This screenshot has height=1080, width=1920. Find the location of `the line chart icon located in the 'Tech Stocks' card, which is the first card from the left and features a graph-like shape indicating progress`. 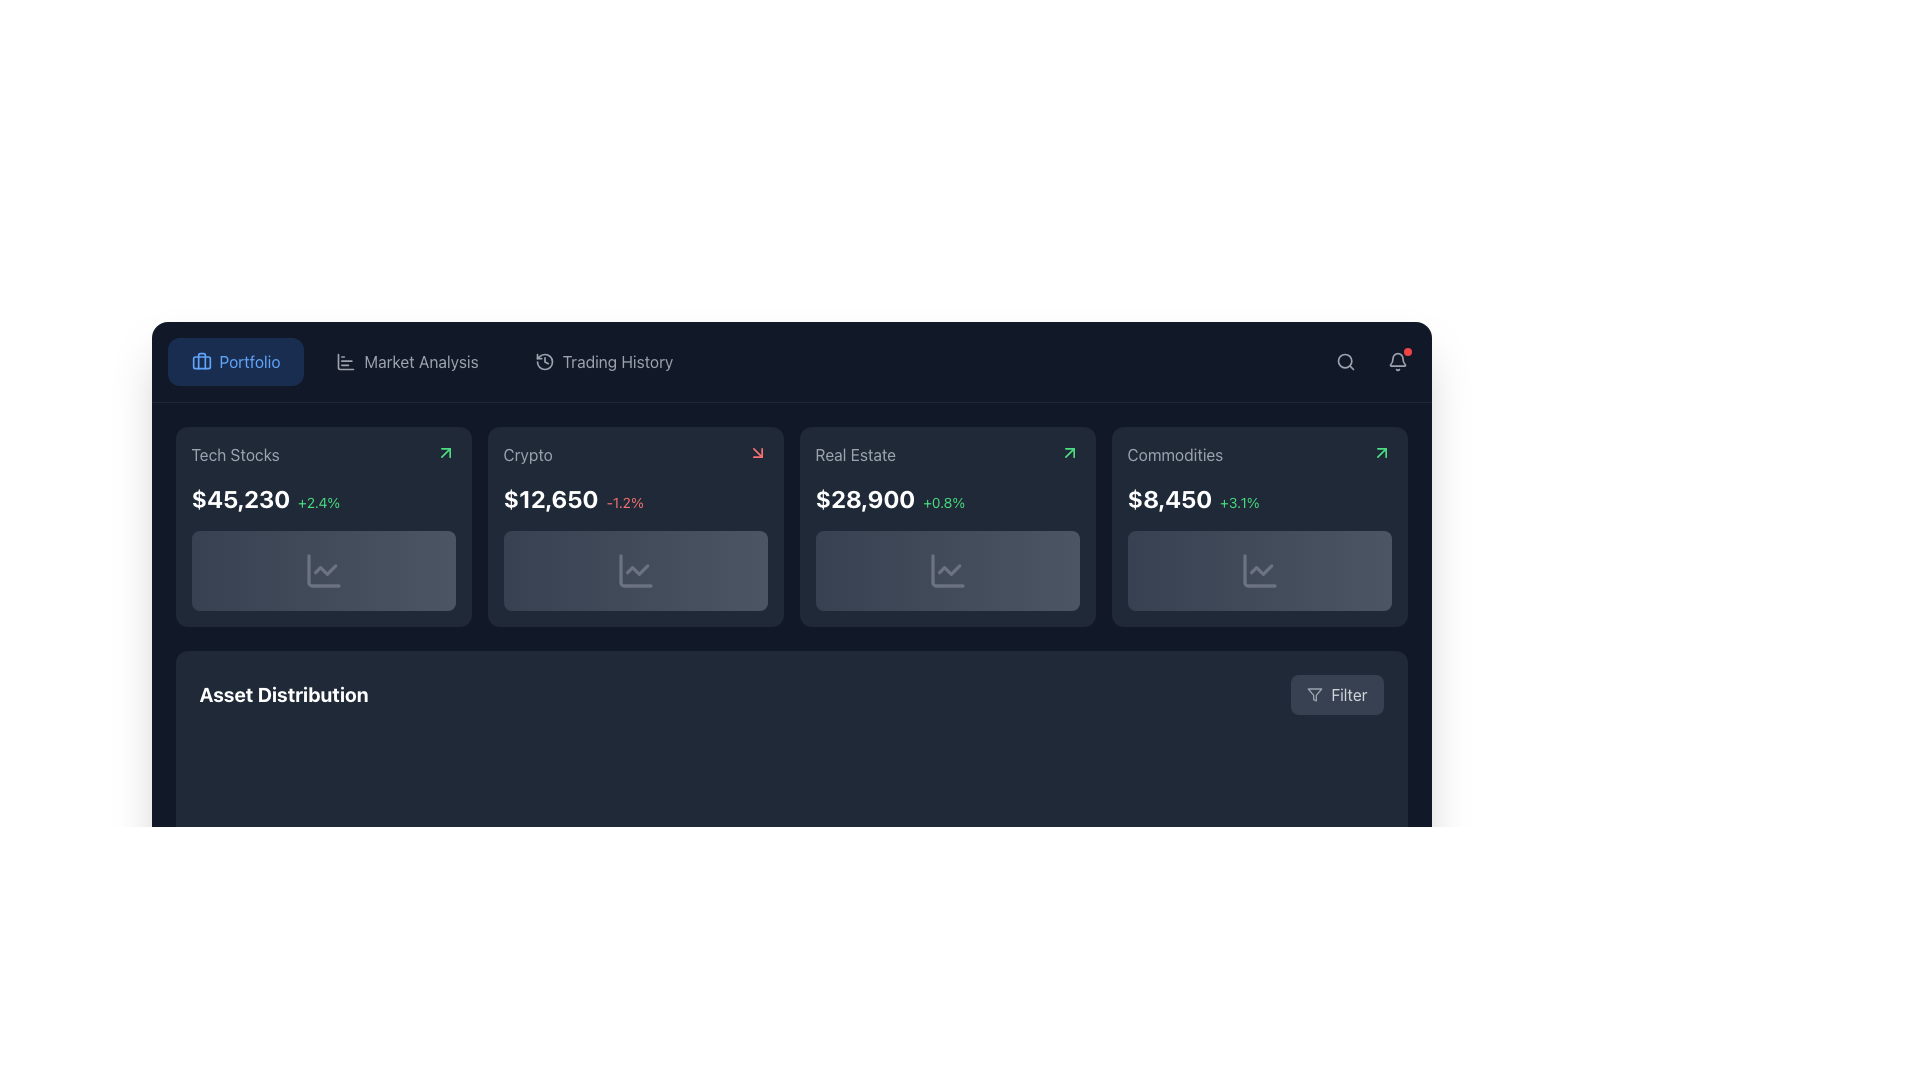

the line chart icon located in the 'Tech Stocks' card, which is the first card from the left and features a graph-like shape indicating progress is located at coordinates (323, 570).